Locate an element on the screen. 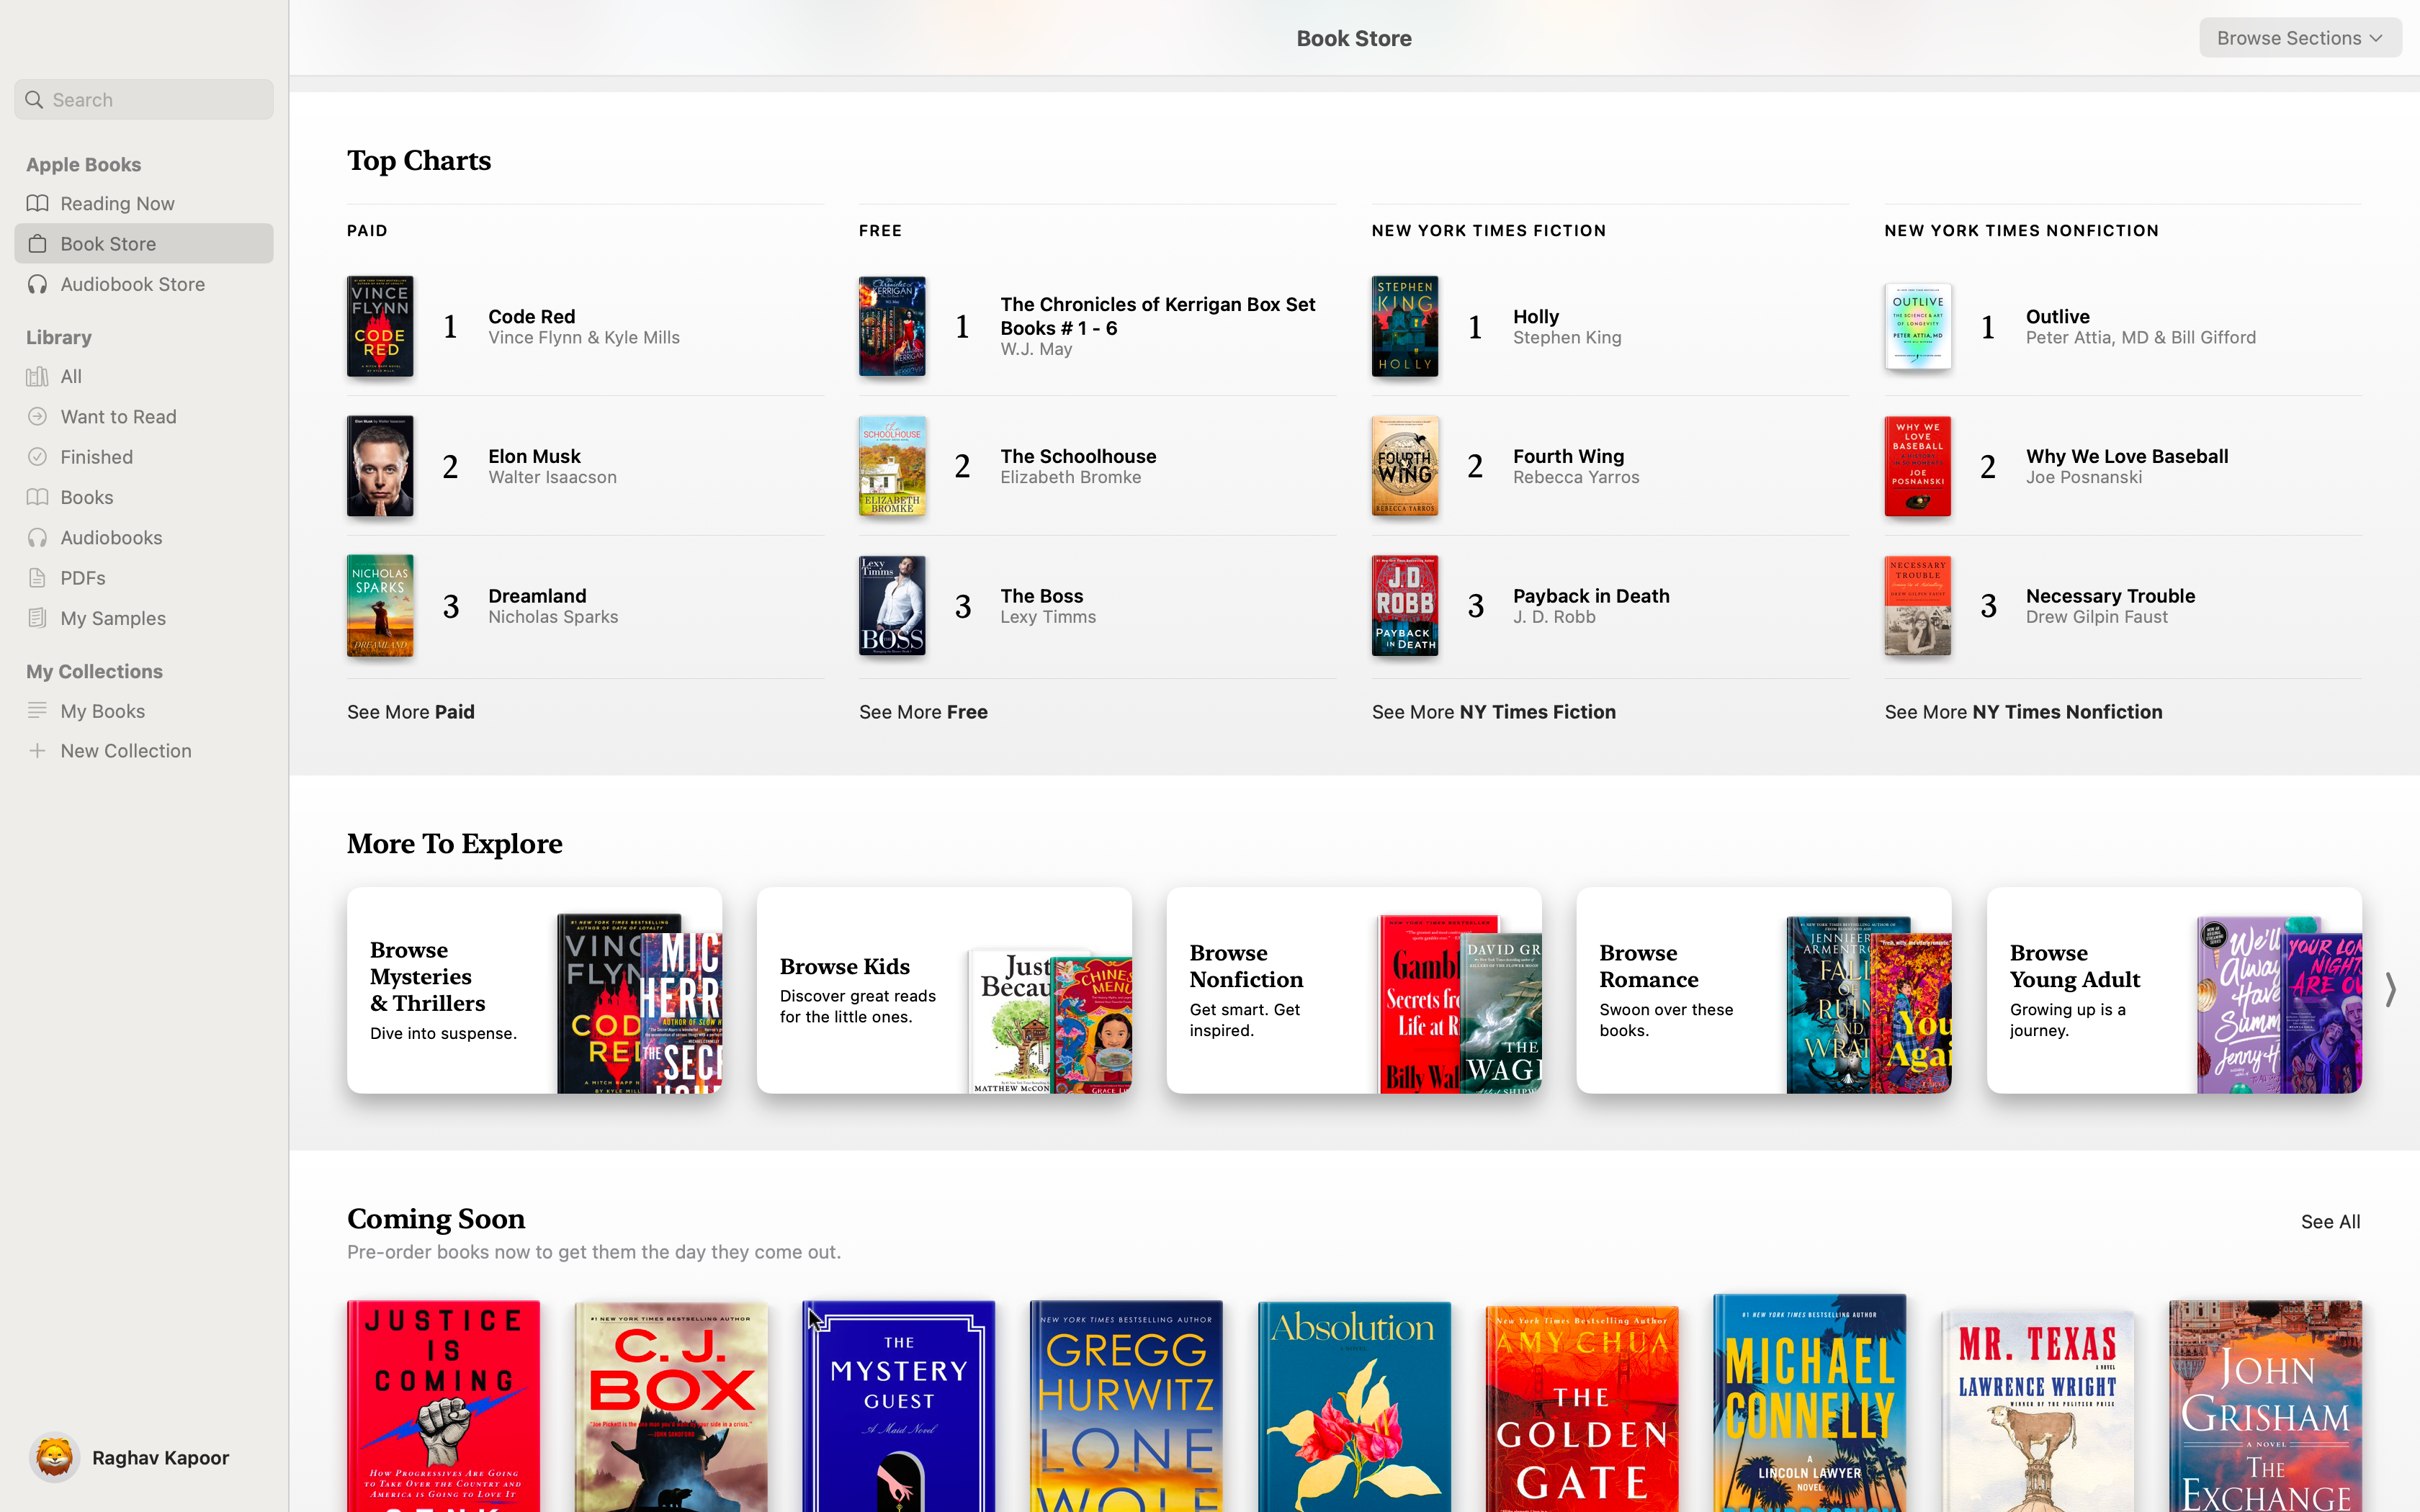  "Elon Musk" on Paid Top Charts is located at coordinates (566, 469).